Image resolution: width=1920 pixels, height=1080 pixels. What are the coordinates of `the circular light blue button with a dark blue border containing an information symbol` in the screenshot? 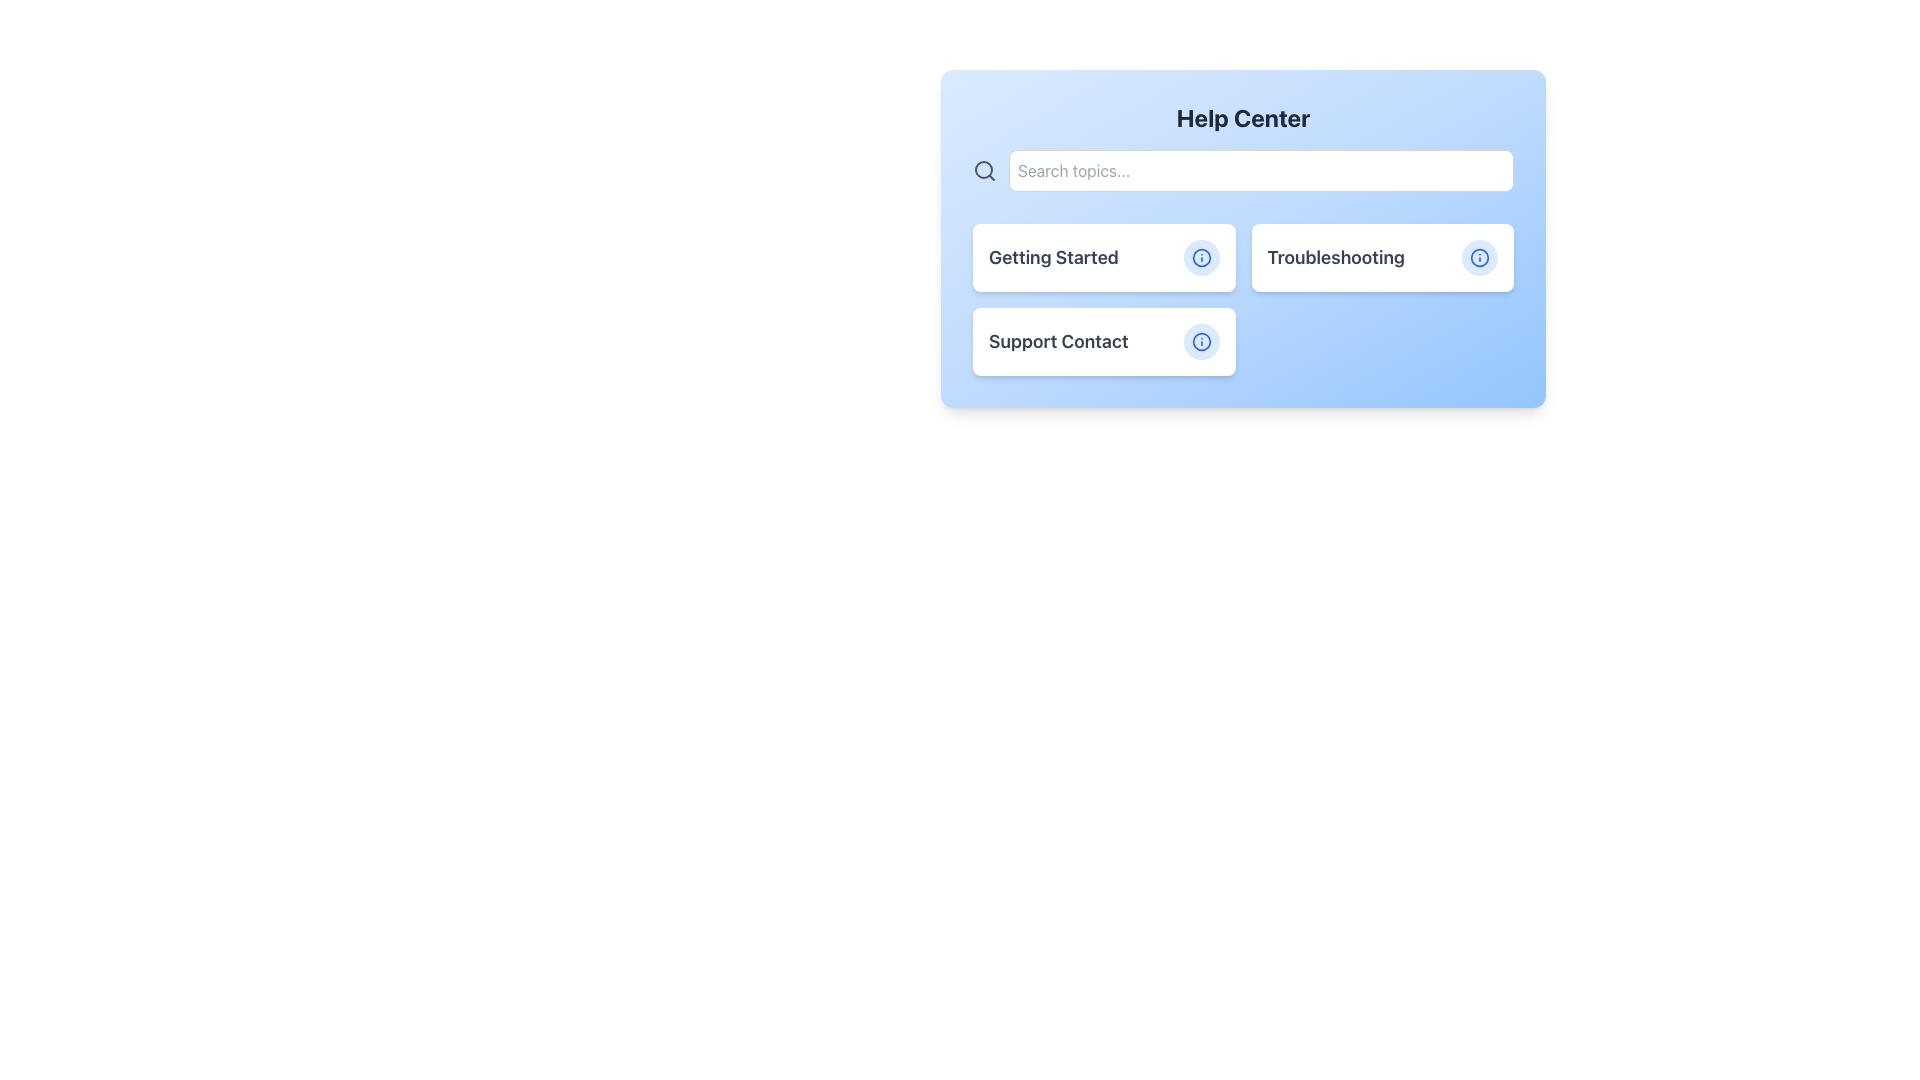 It's located at (1200, 257).